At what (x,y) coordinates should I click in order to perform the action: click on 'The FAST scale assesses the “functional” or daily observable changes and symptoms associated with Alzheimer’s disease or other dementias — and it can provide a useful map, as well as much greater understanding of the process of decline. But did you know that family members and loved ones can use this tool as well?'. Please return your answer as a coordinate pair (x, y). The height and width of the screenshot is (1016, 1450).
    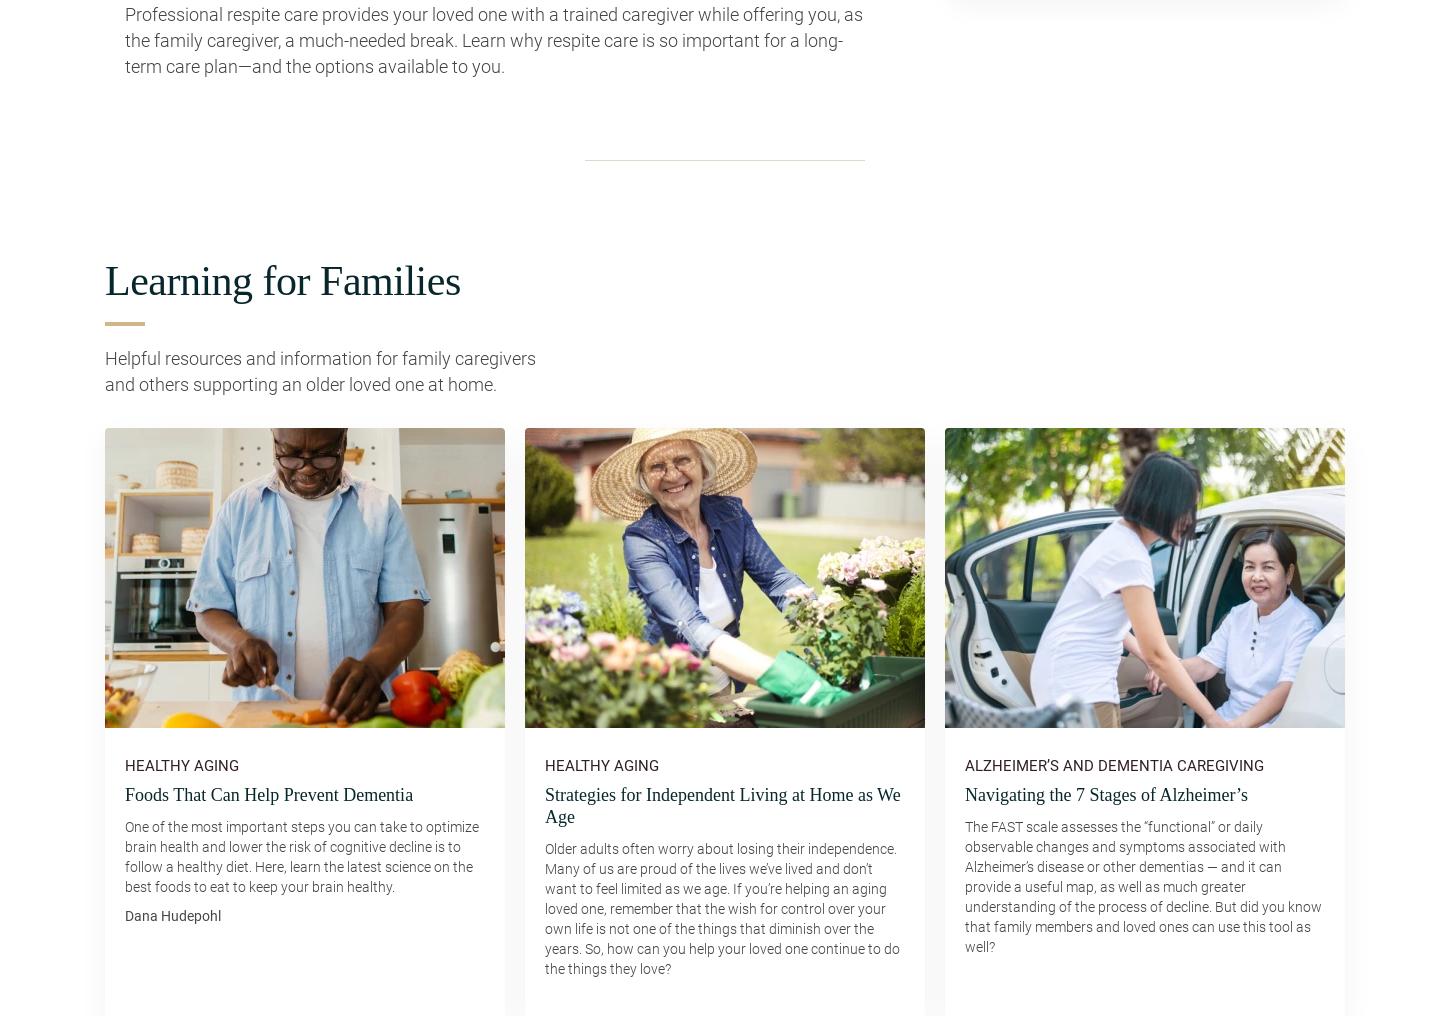
    Looking at the image, I should click on (963, 886).